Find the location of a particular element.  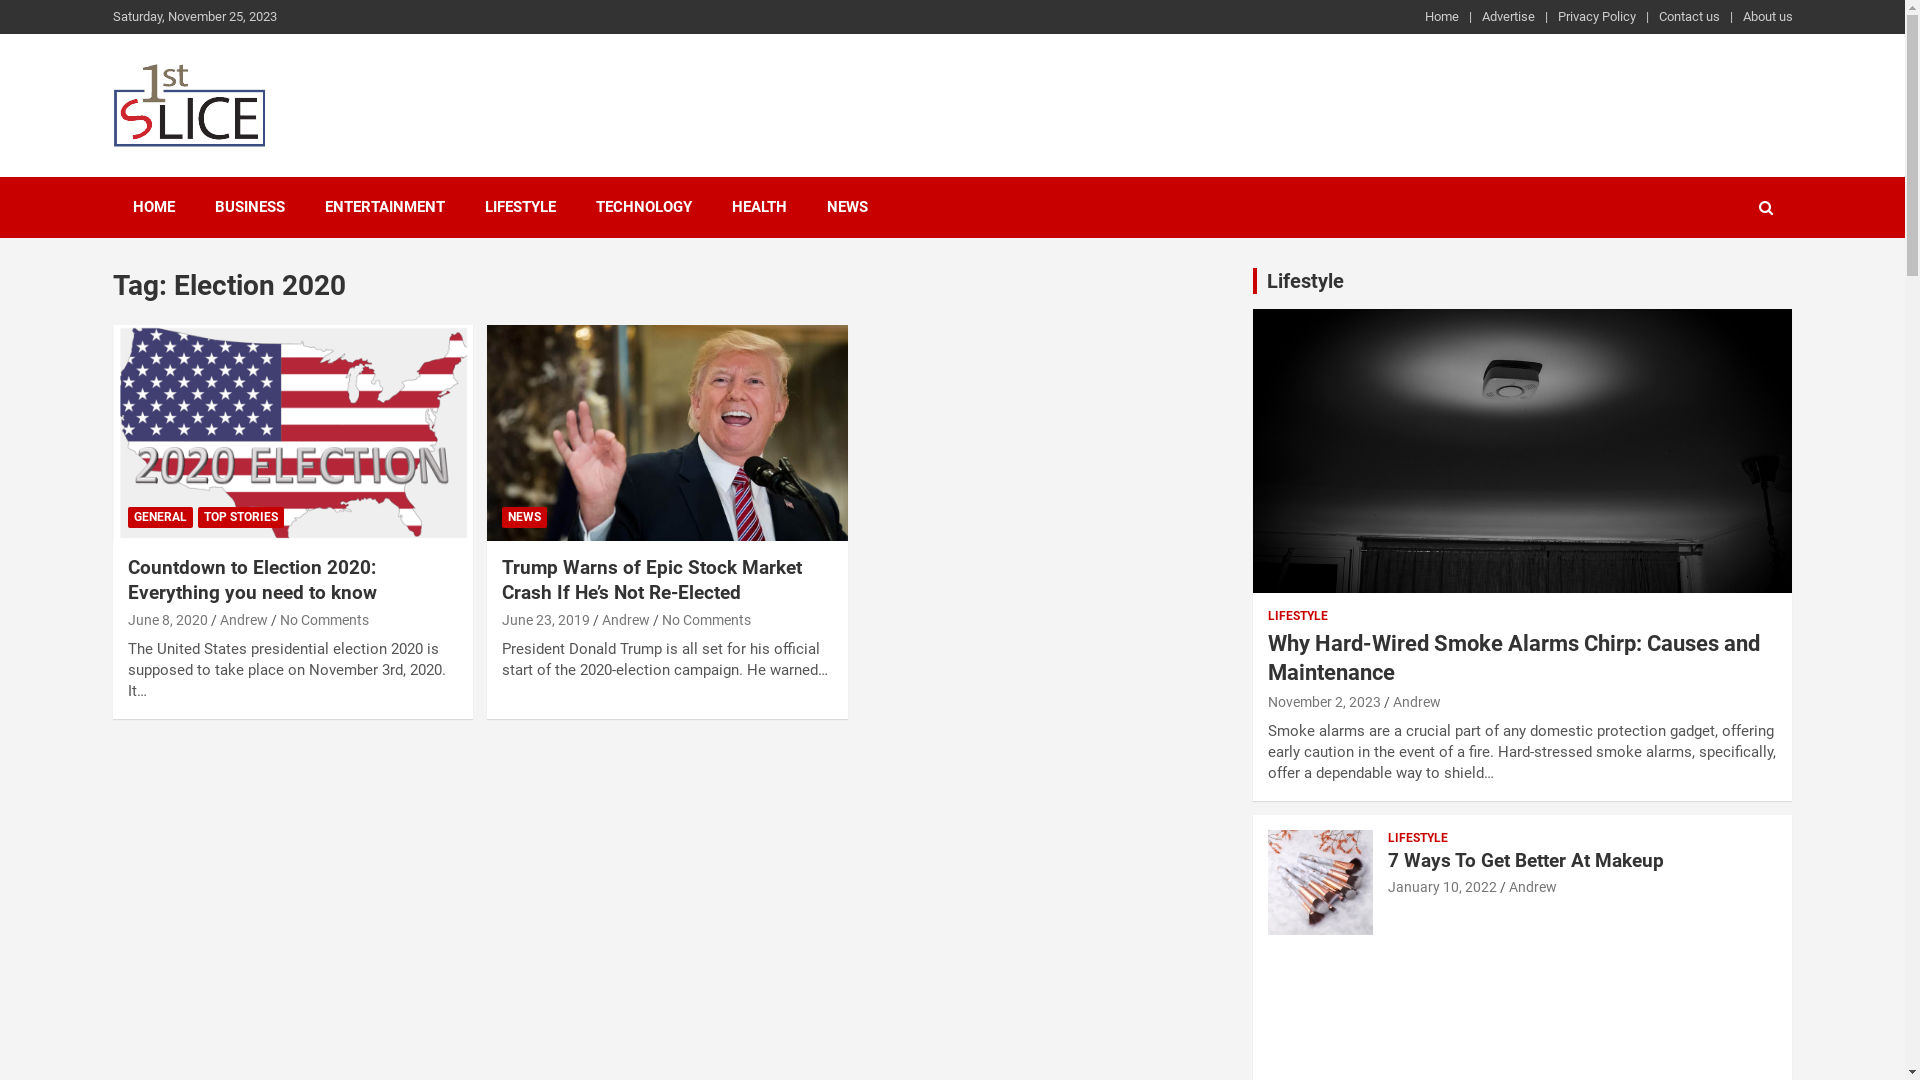

'TOP STORIES' is located at coordinates (240, 516).